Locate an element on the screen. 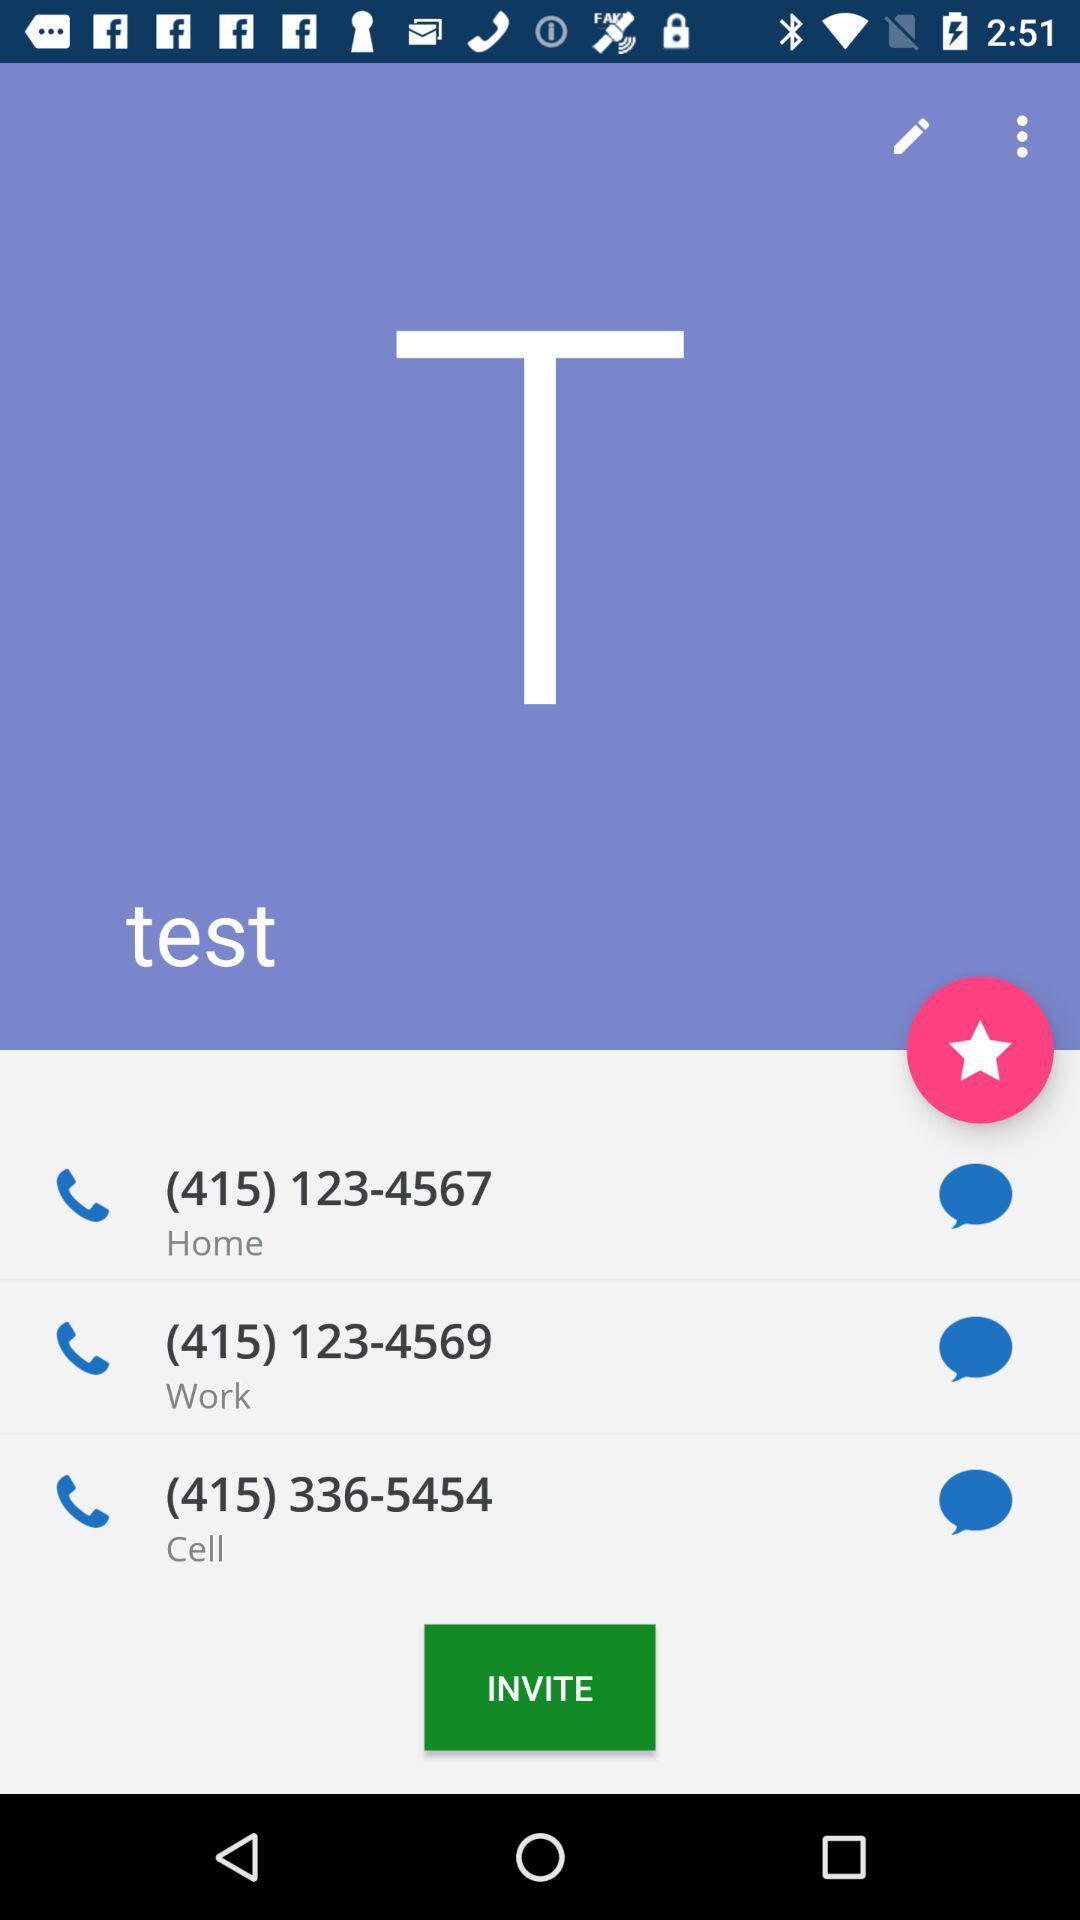 This screenshot has height=1920, width=1080. the star icon is located at coordinates (979, 1049).